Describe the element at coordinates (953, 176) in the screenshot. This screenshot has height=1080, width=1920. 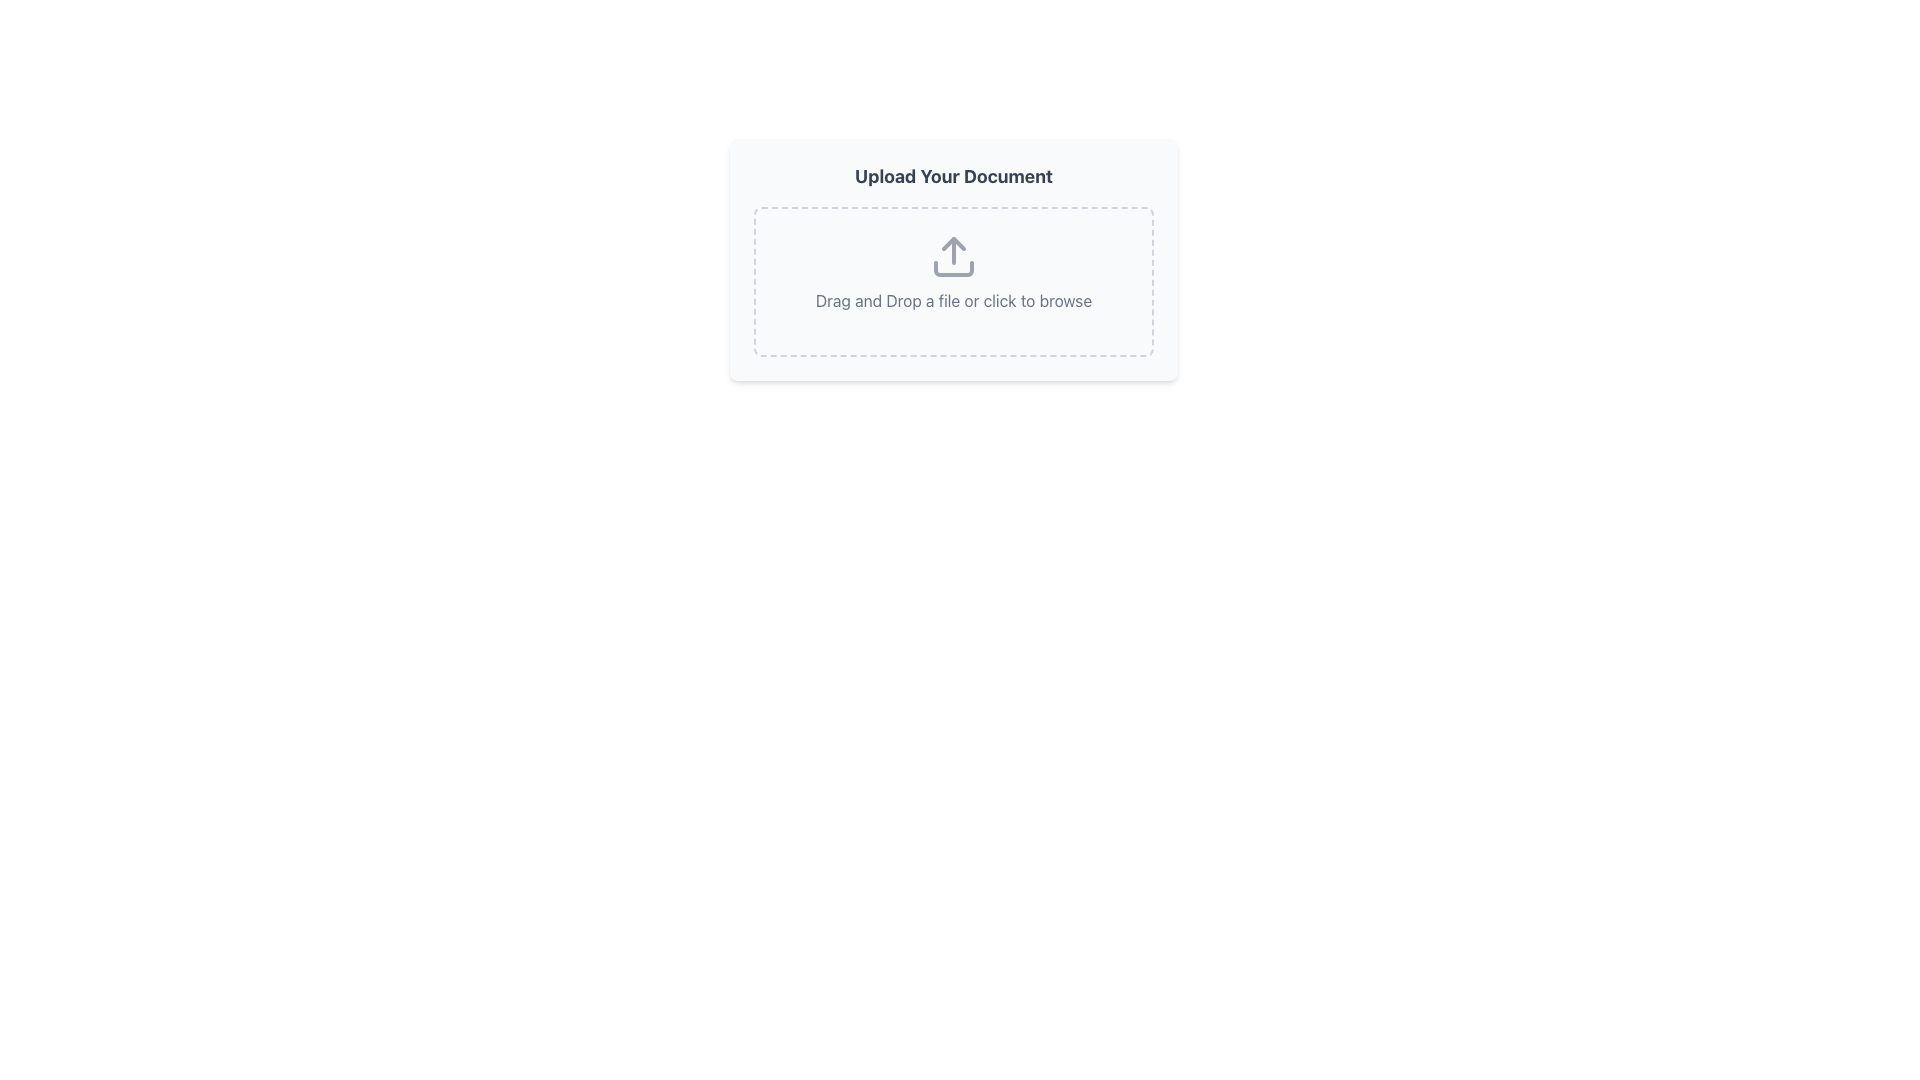
I see `the bold text label reading 'Upload Your Document' to focus on it` at that location.